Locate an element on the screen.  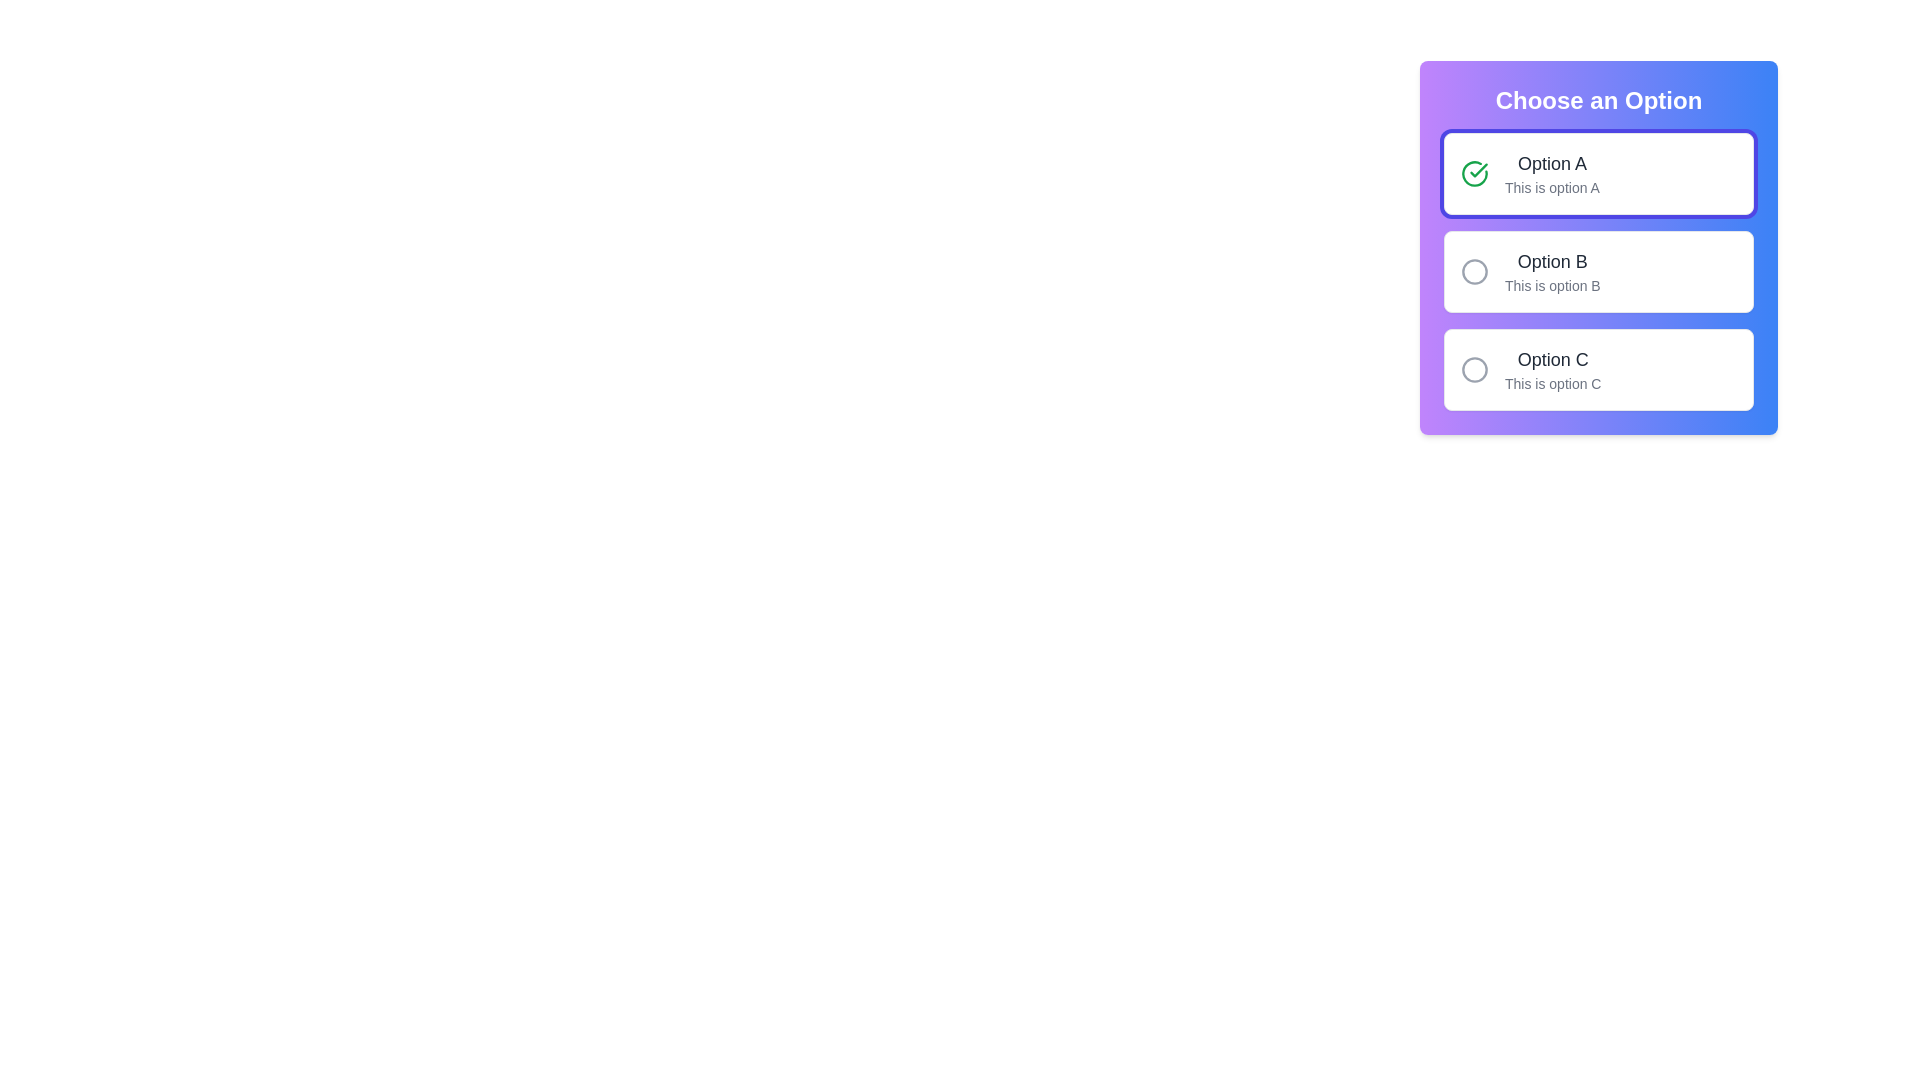
the text label for the second option in the selection panel, located below 'Option A' and above 'Option C' is located at coordinates (1551, 272).